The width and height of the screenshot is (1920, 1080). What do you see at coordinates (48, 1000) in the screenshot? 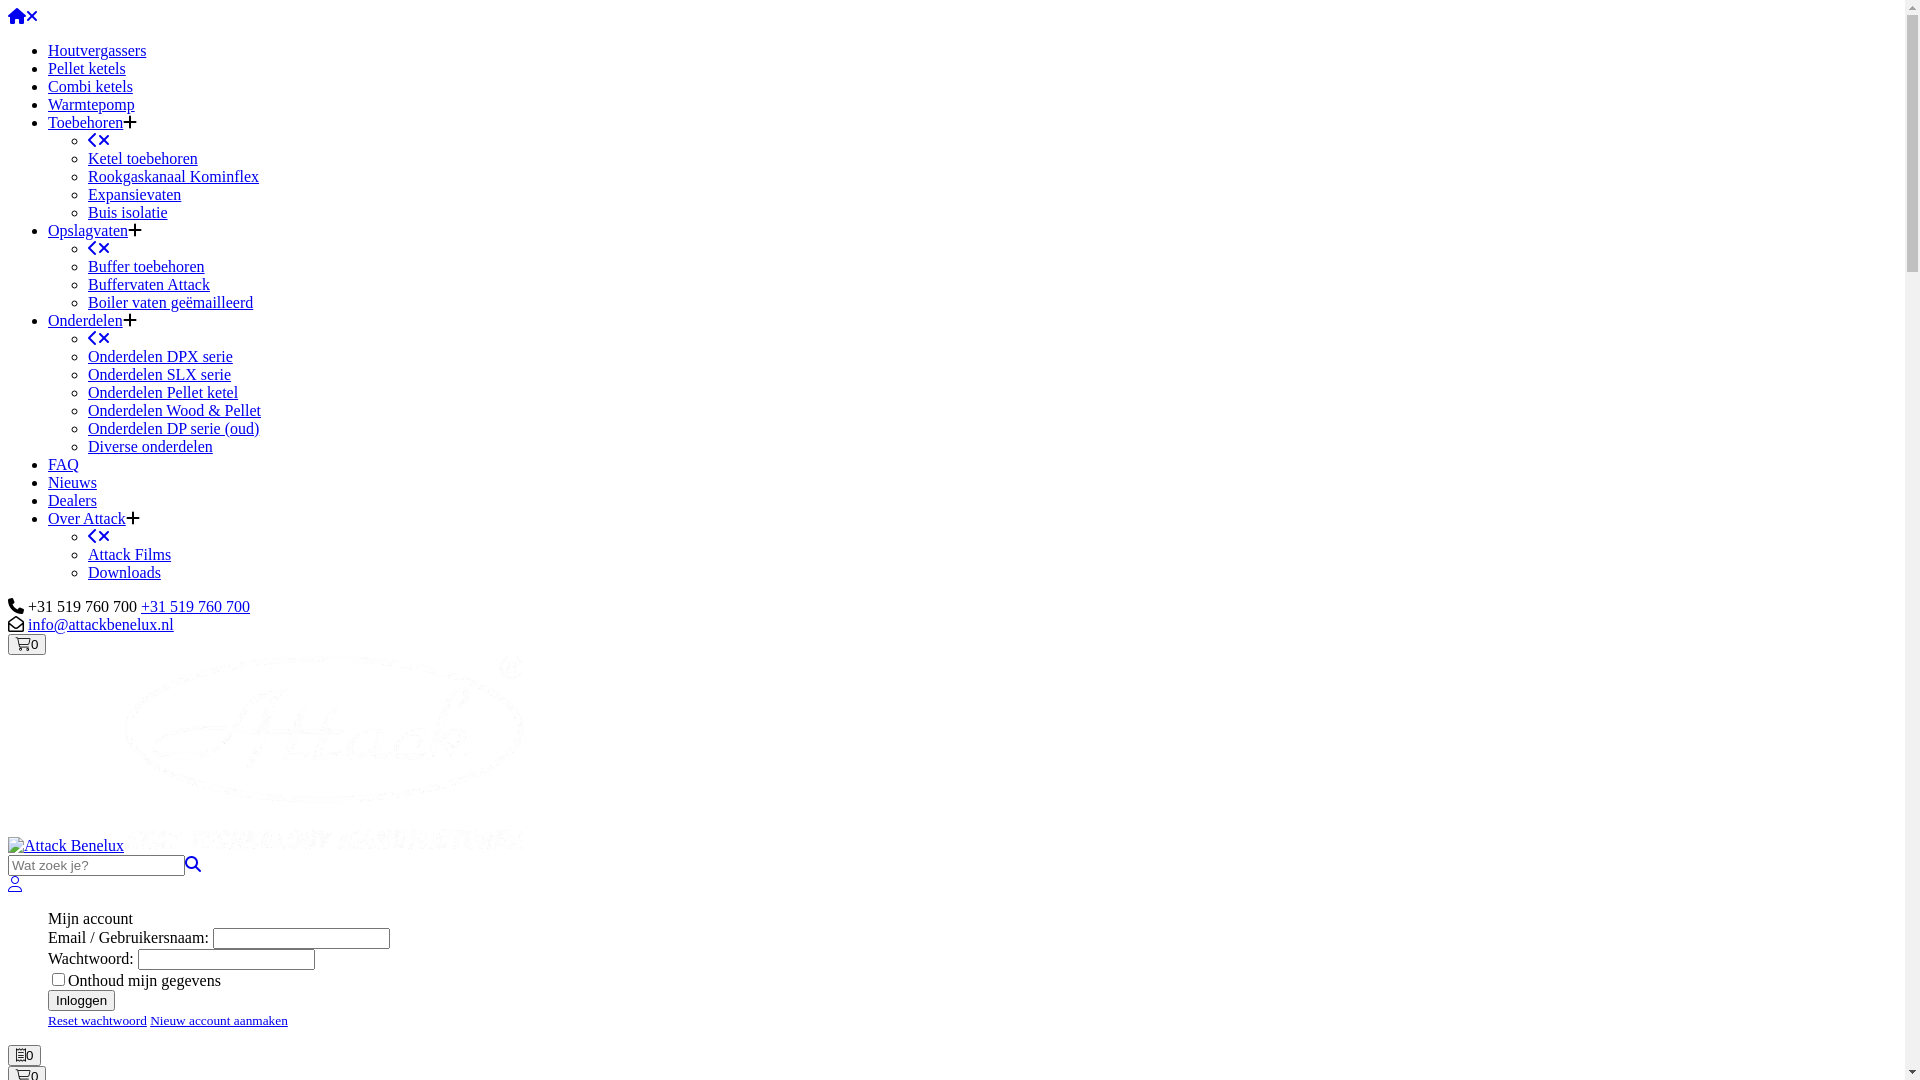
I see `'Inloggen'` at bounding box center [48, 1000].